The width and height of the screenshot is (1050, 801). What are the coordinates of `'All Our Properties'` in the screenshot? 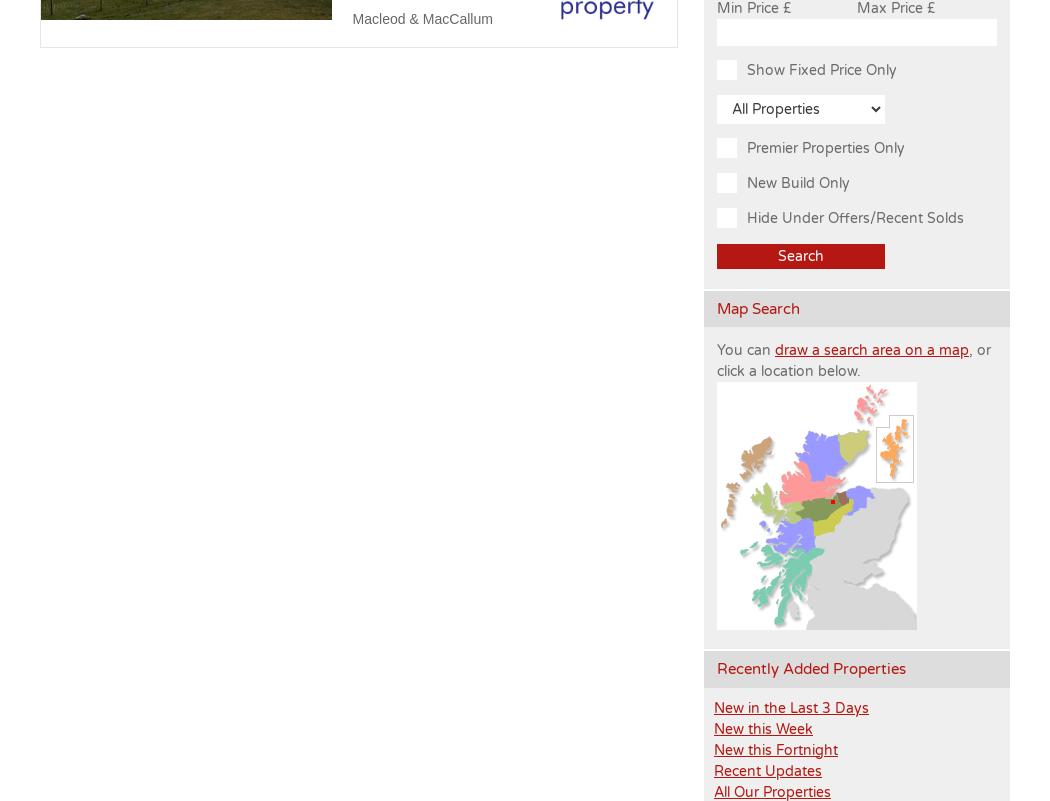 It's located at (713, 790).